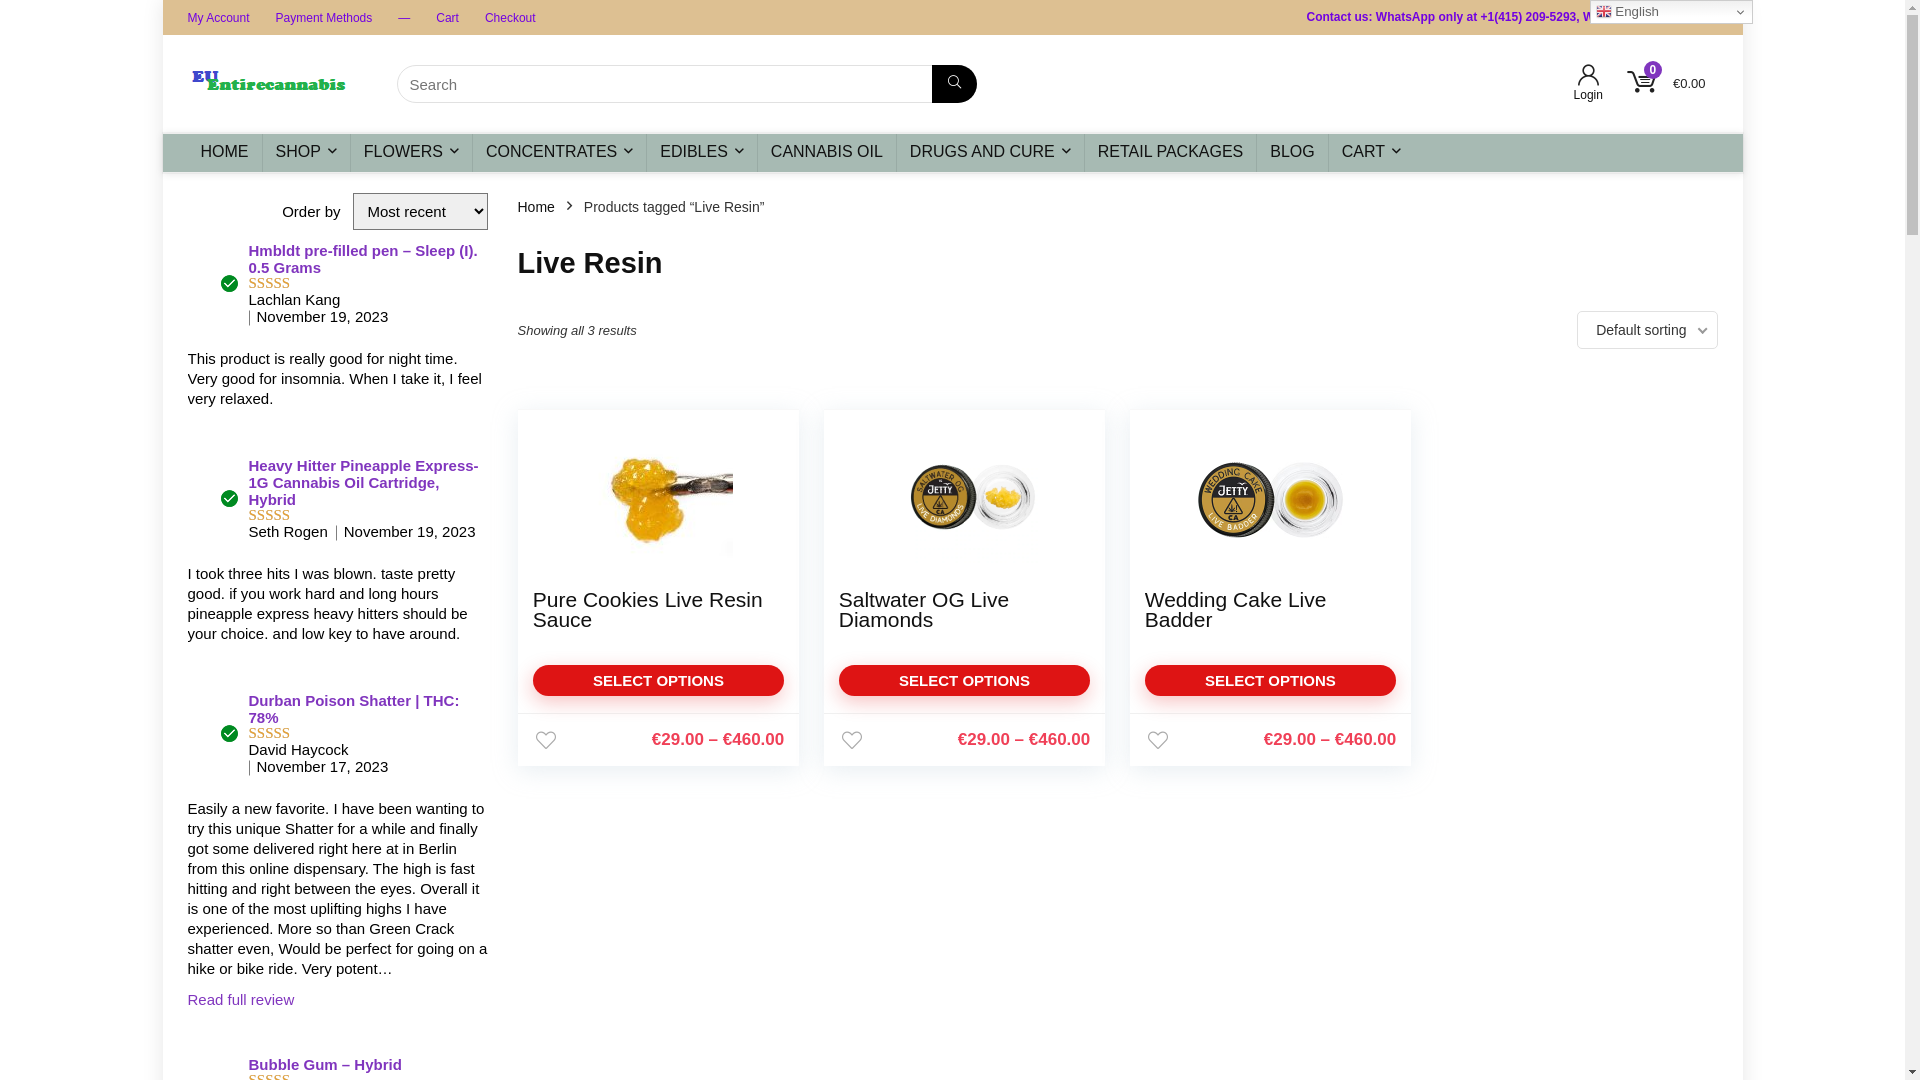 The height and width of the screenshot is (1080, 1920). What do you see at coordinates (240, 999) in the screenshot?
I see `'Read full review'` at bounding box center [240, 999].